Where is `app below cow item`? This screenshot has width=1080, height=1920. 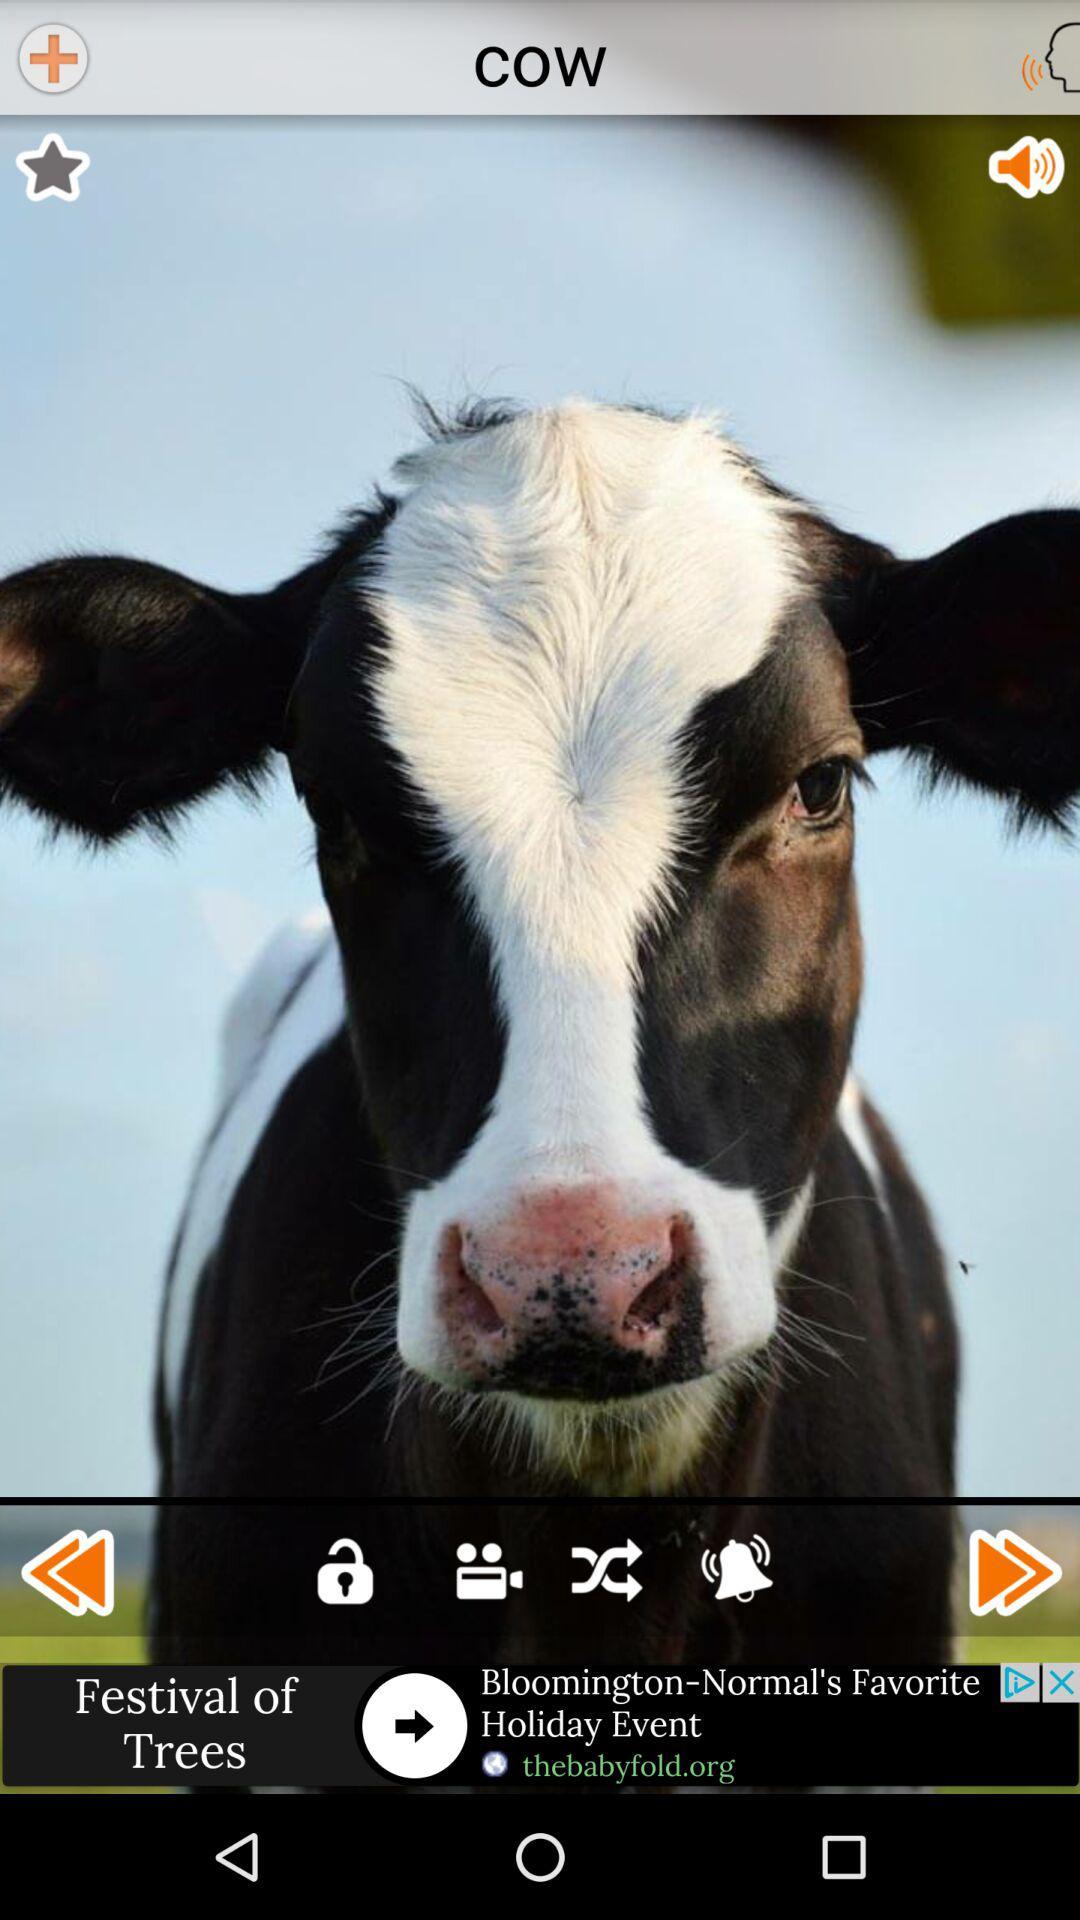
app below cow item is located at coordinates (1027, 167).